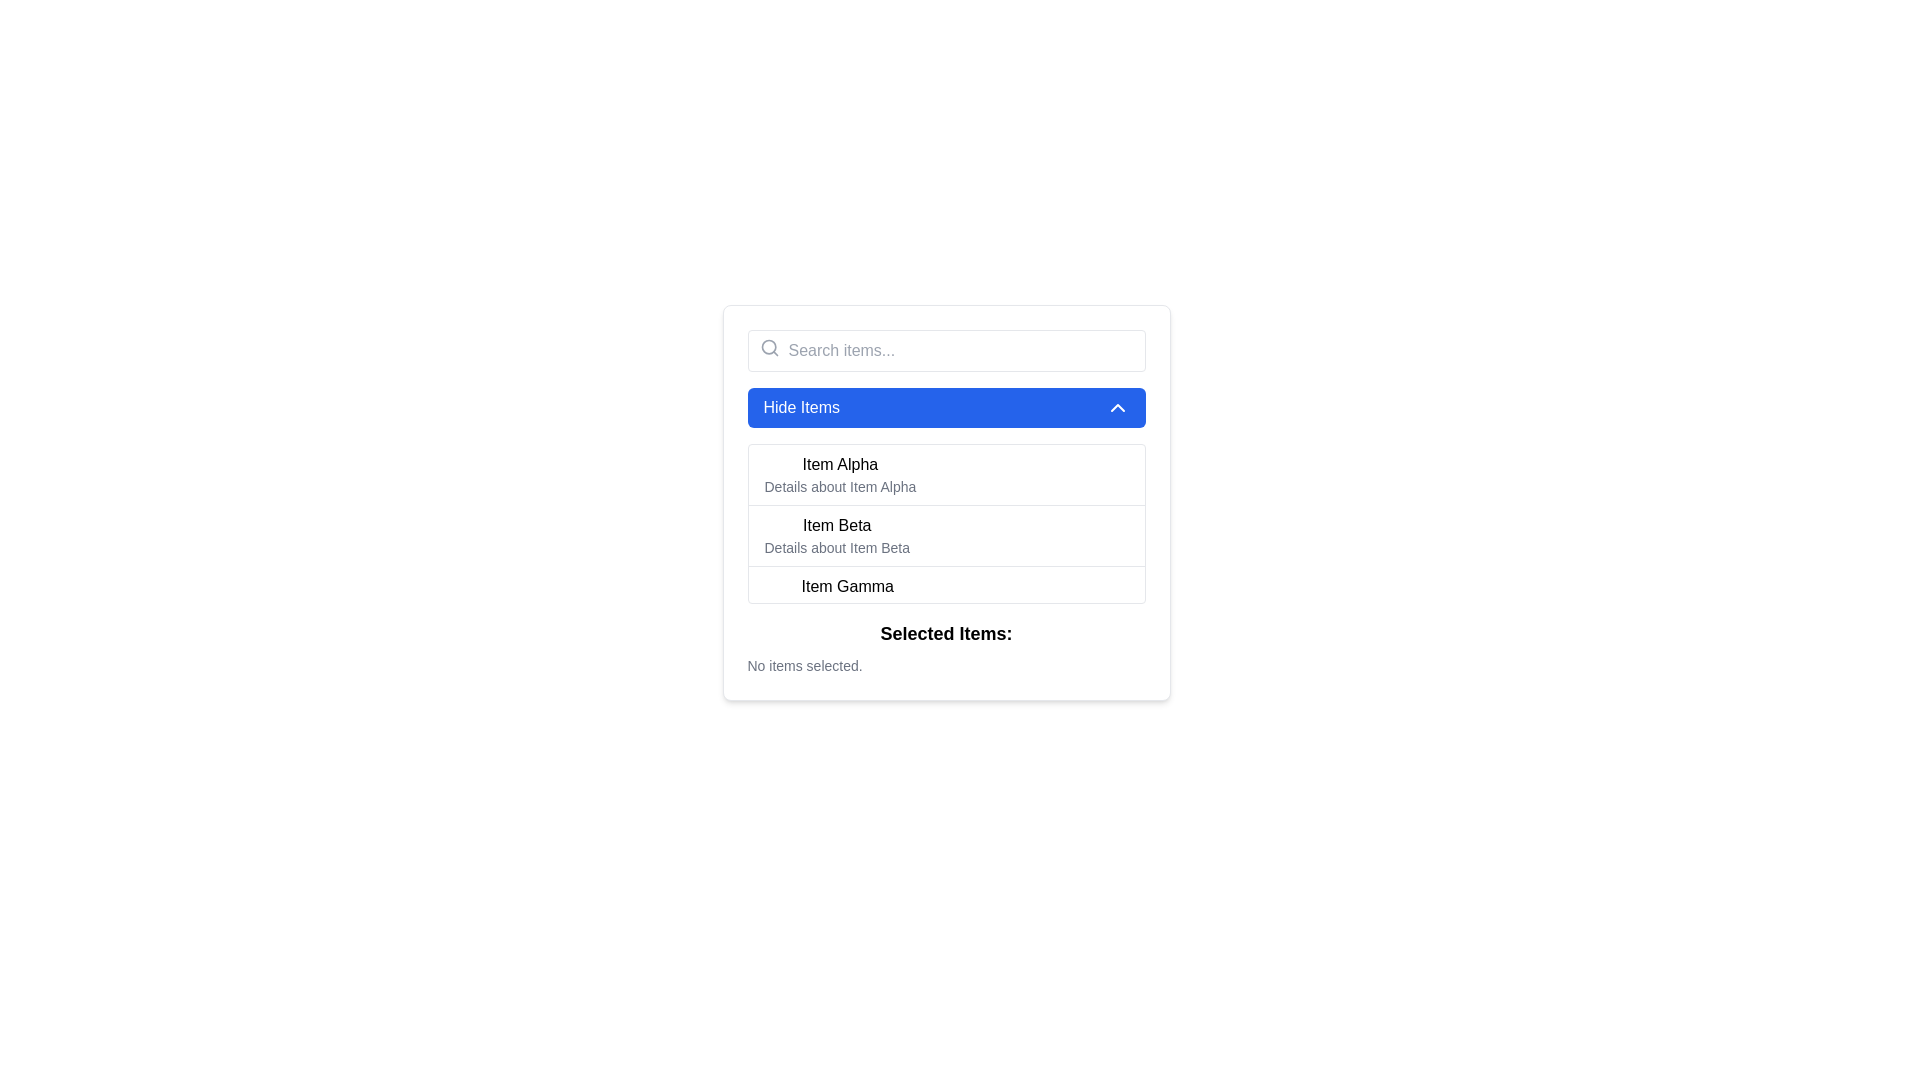  I want to click on displayed information from the Text Display located at the bottom of the card-styled section, which shows the currently selected items or indicates 'No items selected.', so click(945, 648).